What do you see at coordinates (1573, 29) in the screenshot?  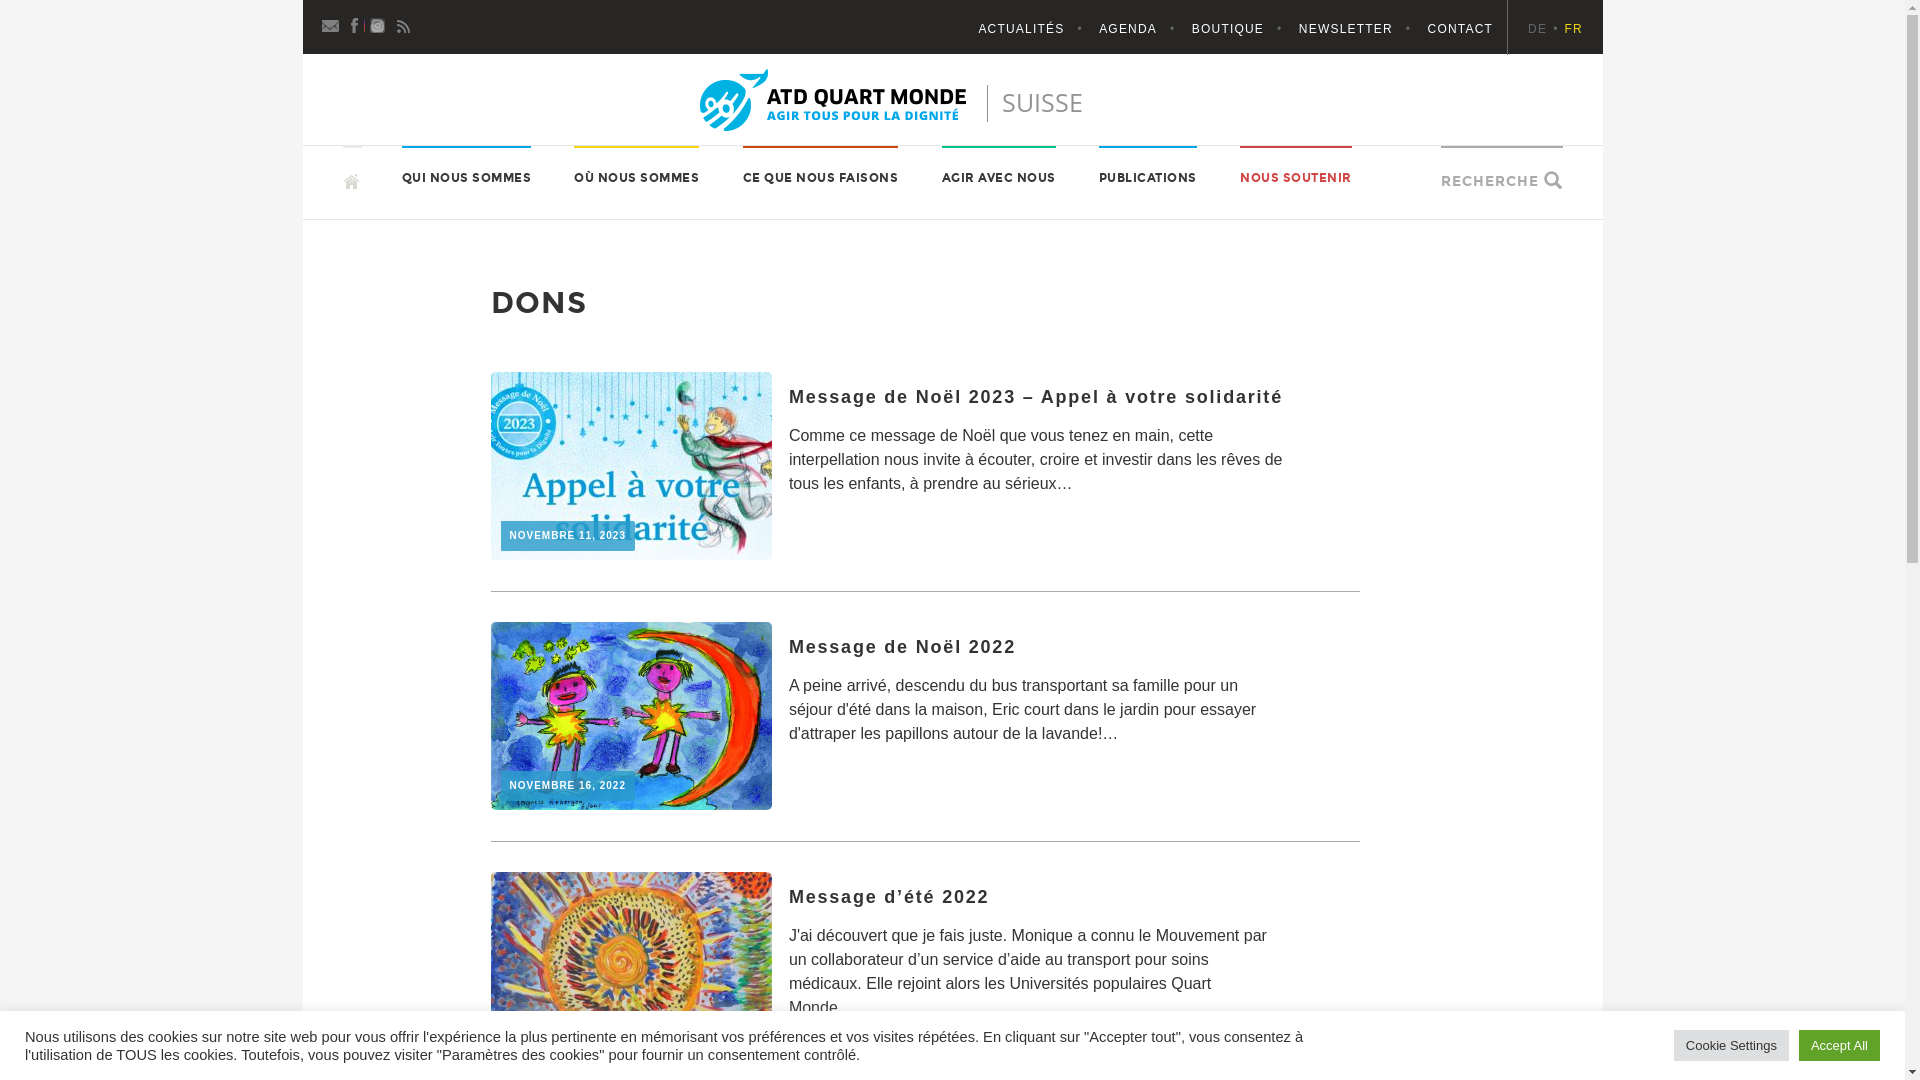 I see `'FR'` at bounding box center [1573, 29].